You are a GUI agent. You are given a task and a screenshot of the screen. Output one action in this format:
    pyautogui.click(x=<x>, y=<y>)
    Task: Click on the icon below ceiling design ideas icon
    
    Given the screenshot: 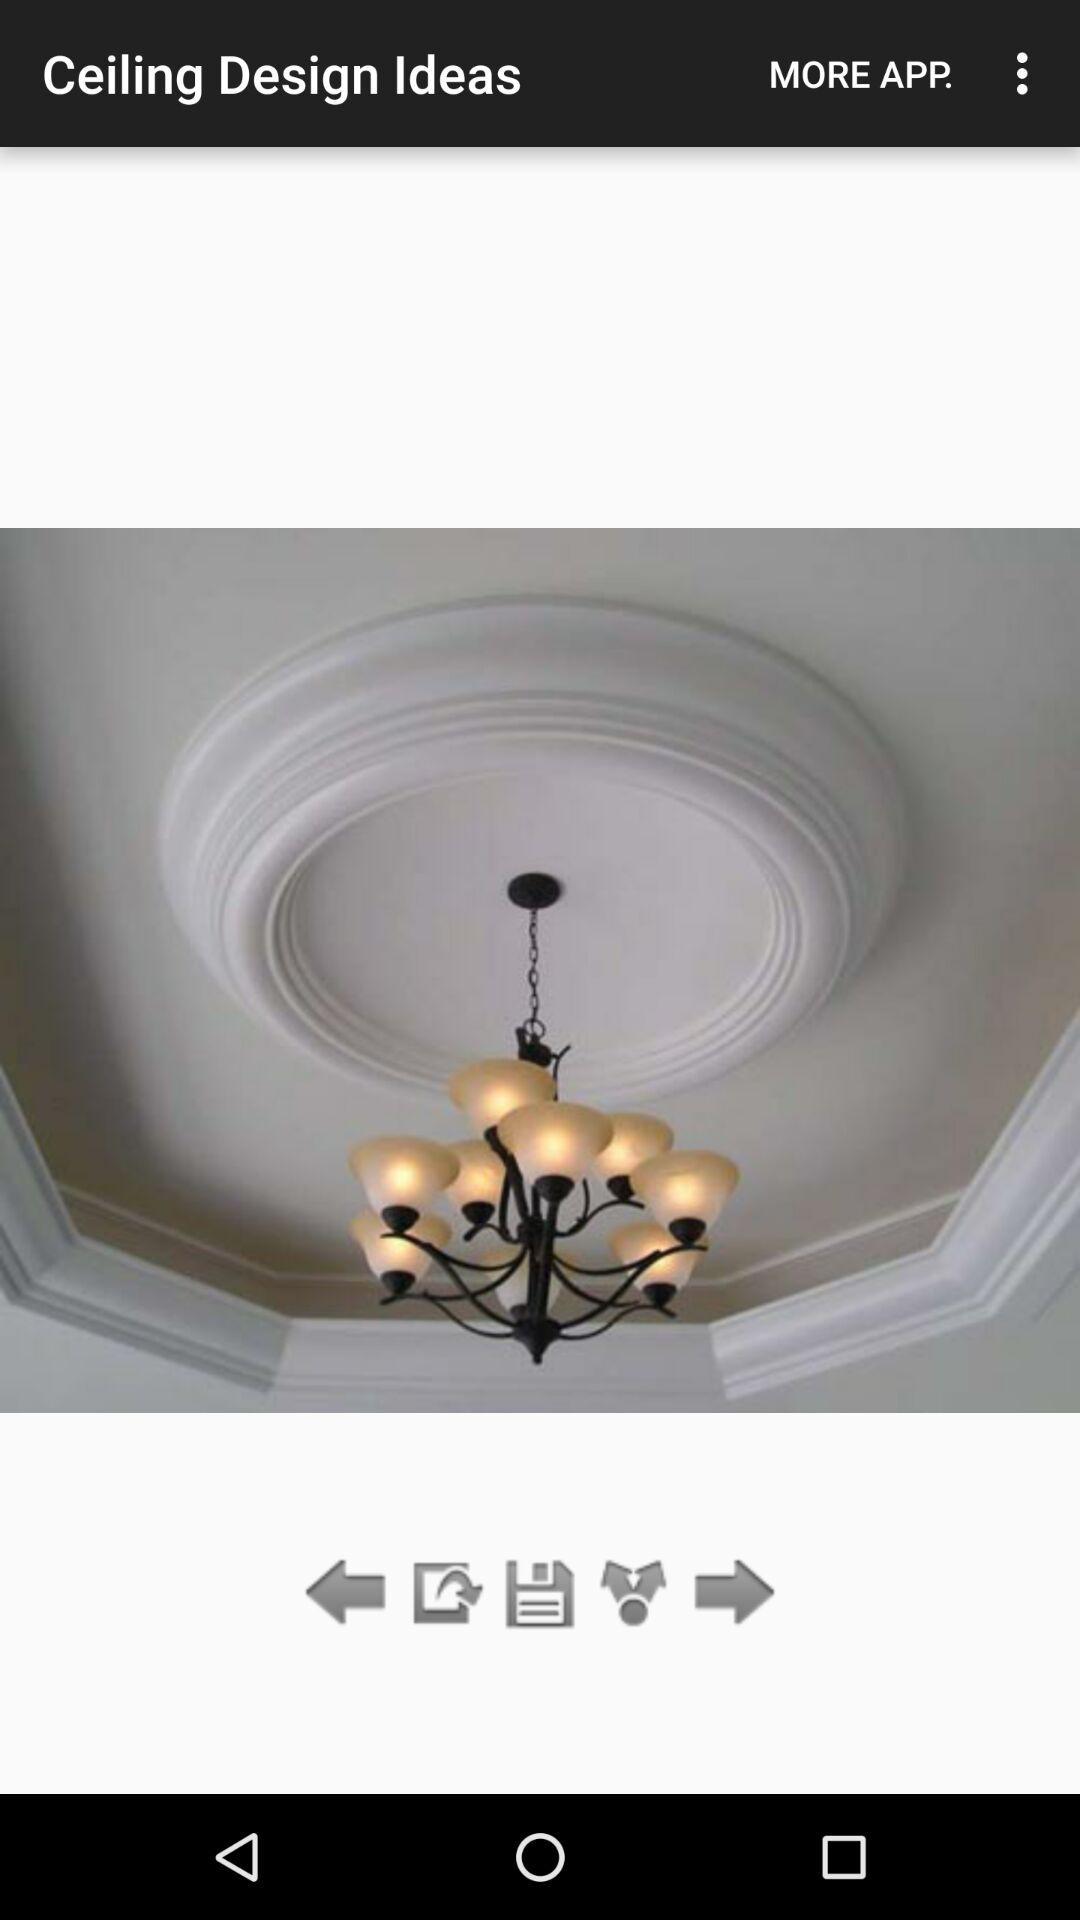 What is the action you would take?
    pyautogui.click(x=540, y=1593)
    